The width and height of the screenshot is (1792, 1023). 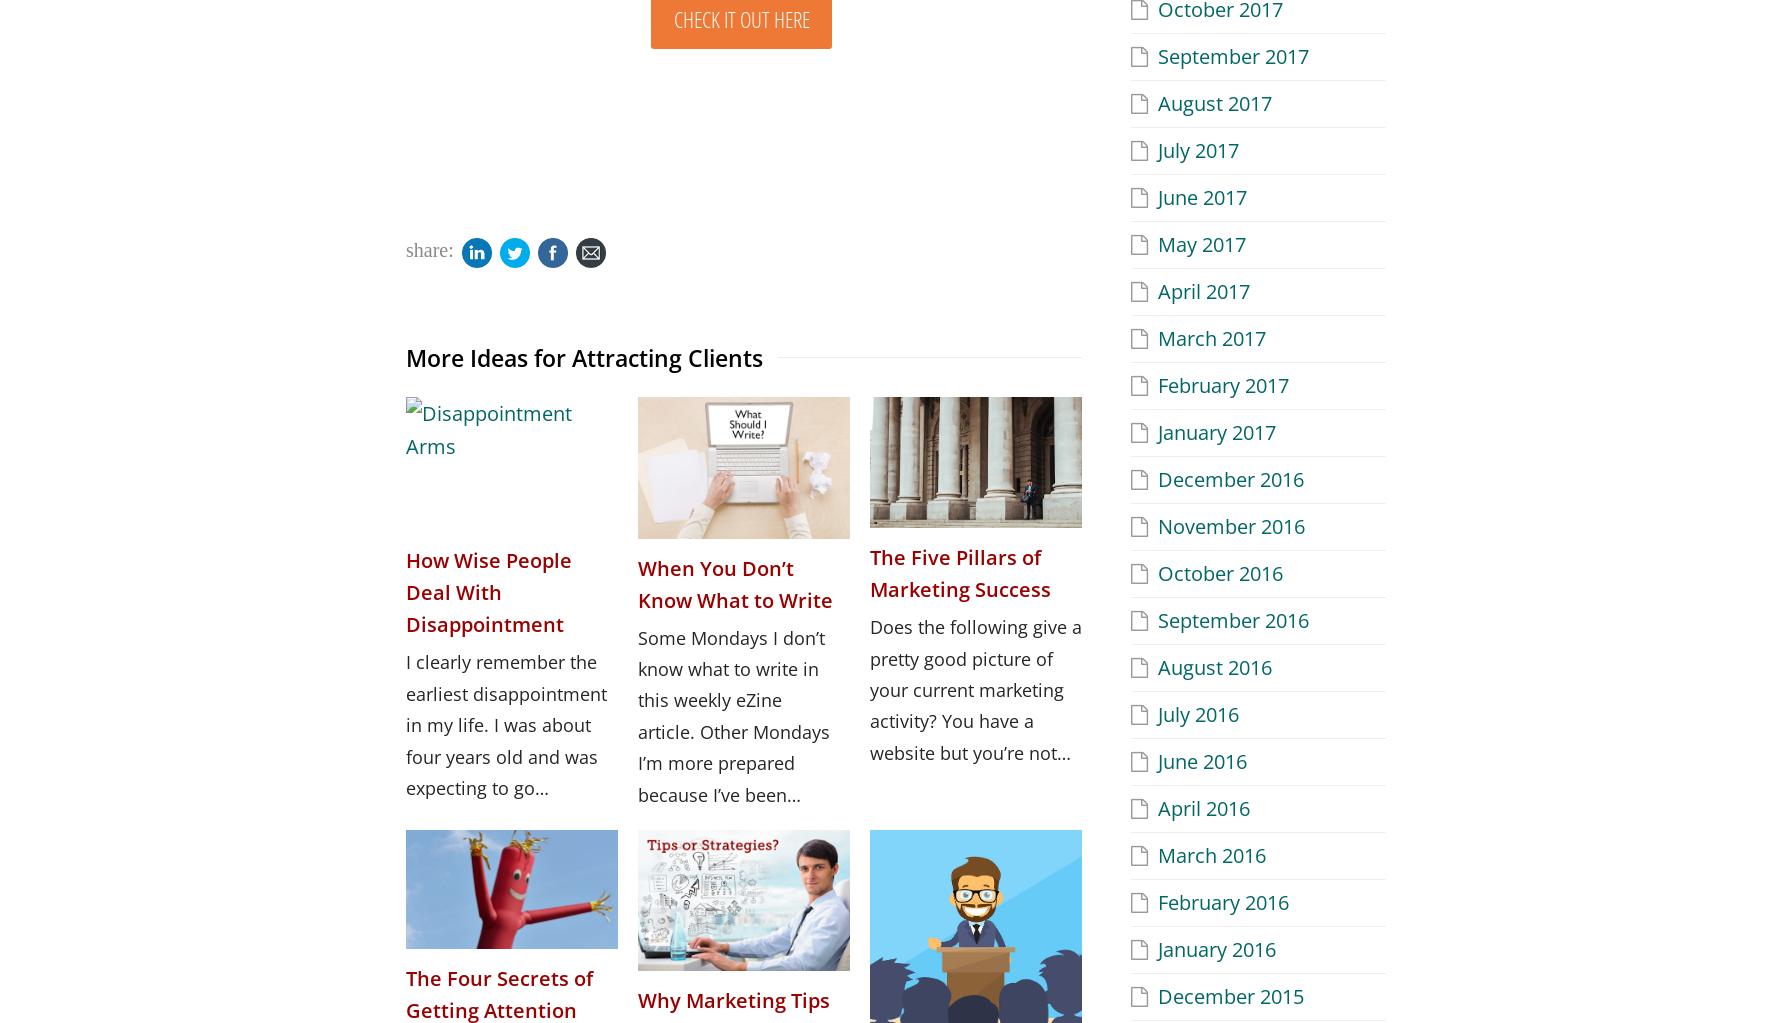 What do you see at coordinates (1231, 524) in the screenshot?
I see `'November 2016'` at bounding box center [1231, 524].